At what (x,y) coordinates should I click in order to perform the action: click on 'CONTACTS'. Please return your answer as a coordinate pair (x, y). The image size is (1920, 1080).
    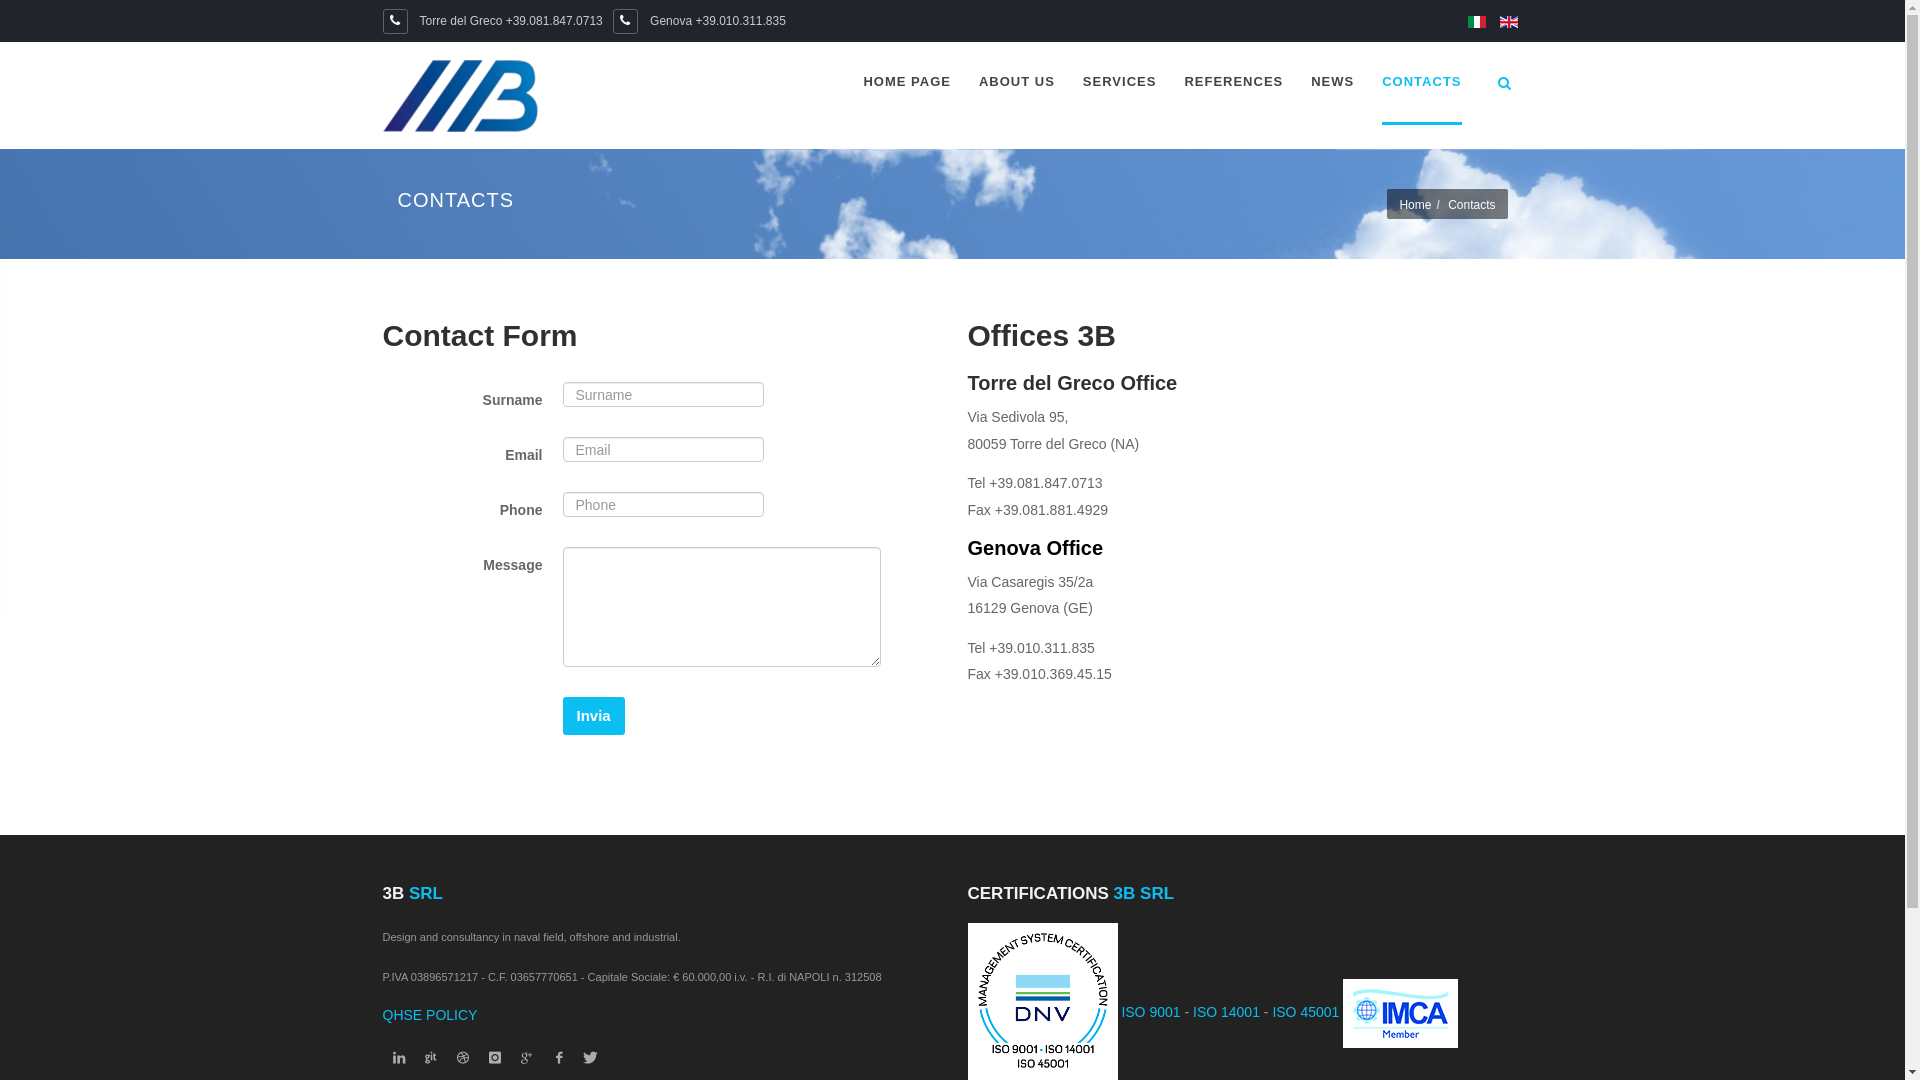
    Looking at the image, I should click on (1420, 82).